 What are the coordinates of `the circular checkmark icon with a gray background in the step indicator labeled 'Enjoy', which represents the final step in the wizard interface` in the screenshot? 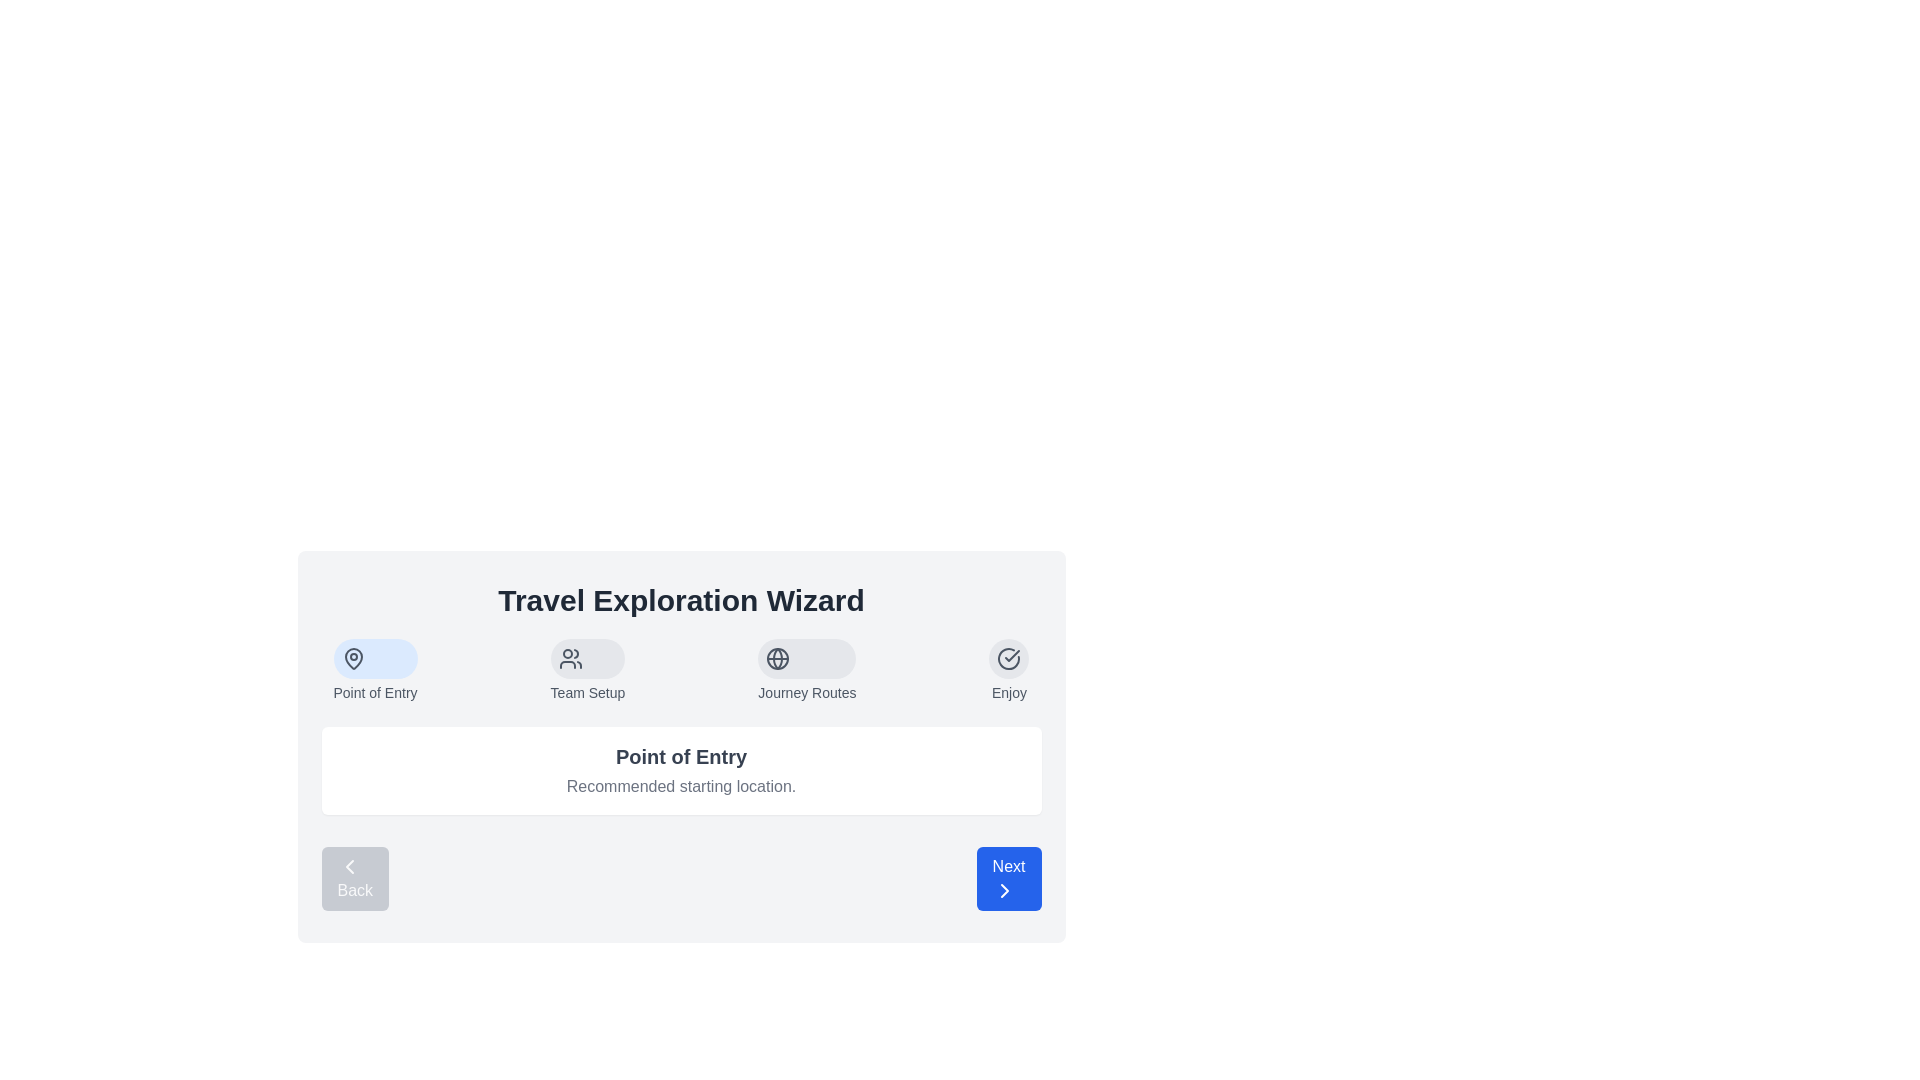 It's located at (1009, 659).